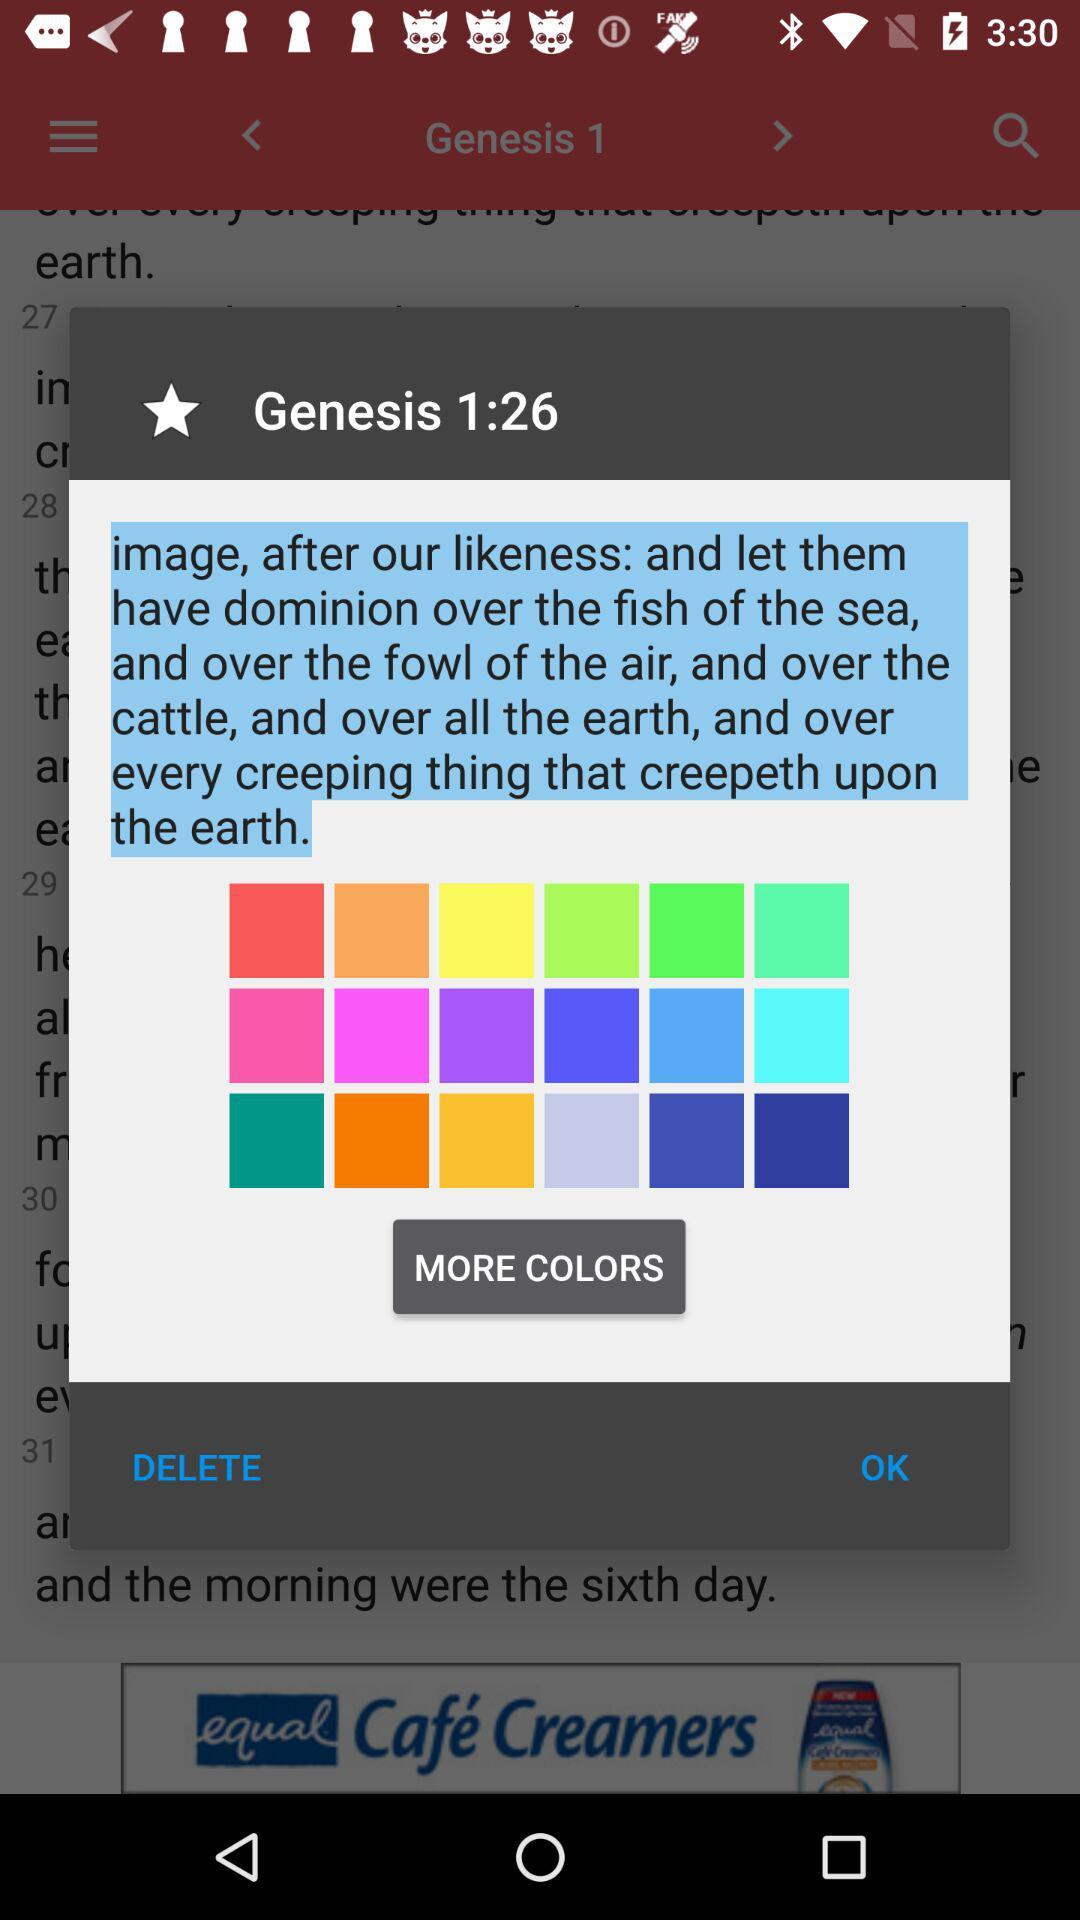  Describe the element at coordinates (800, 1035) in the screenshot. I see `color blue` at that location.